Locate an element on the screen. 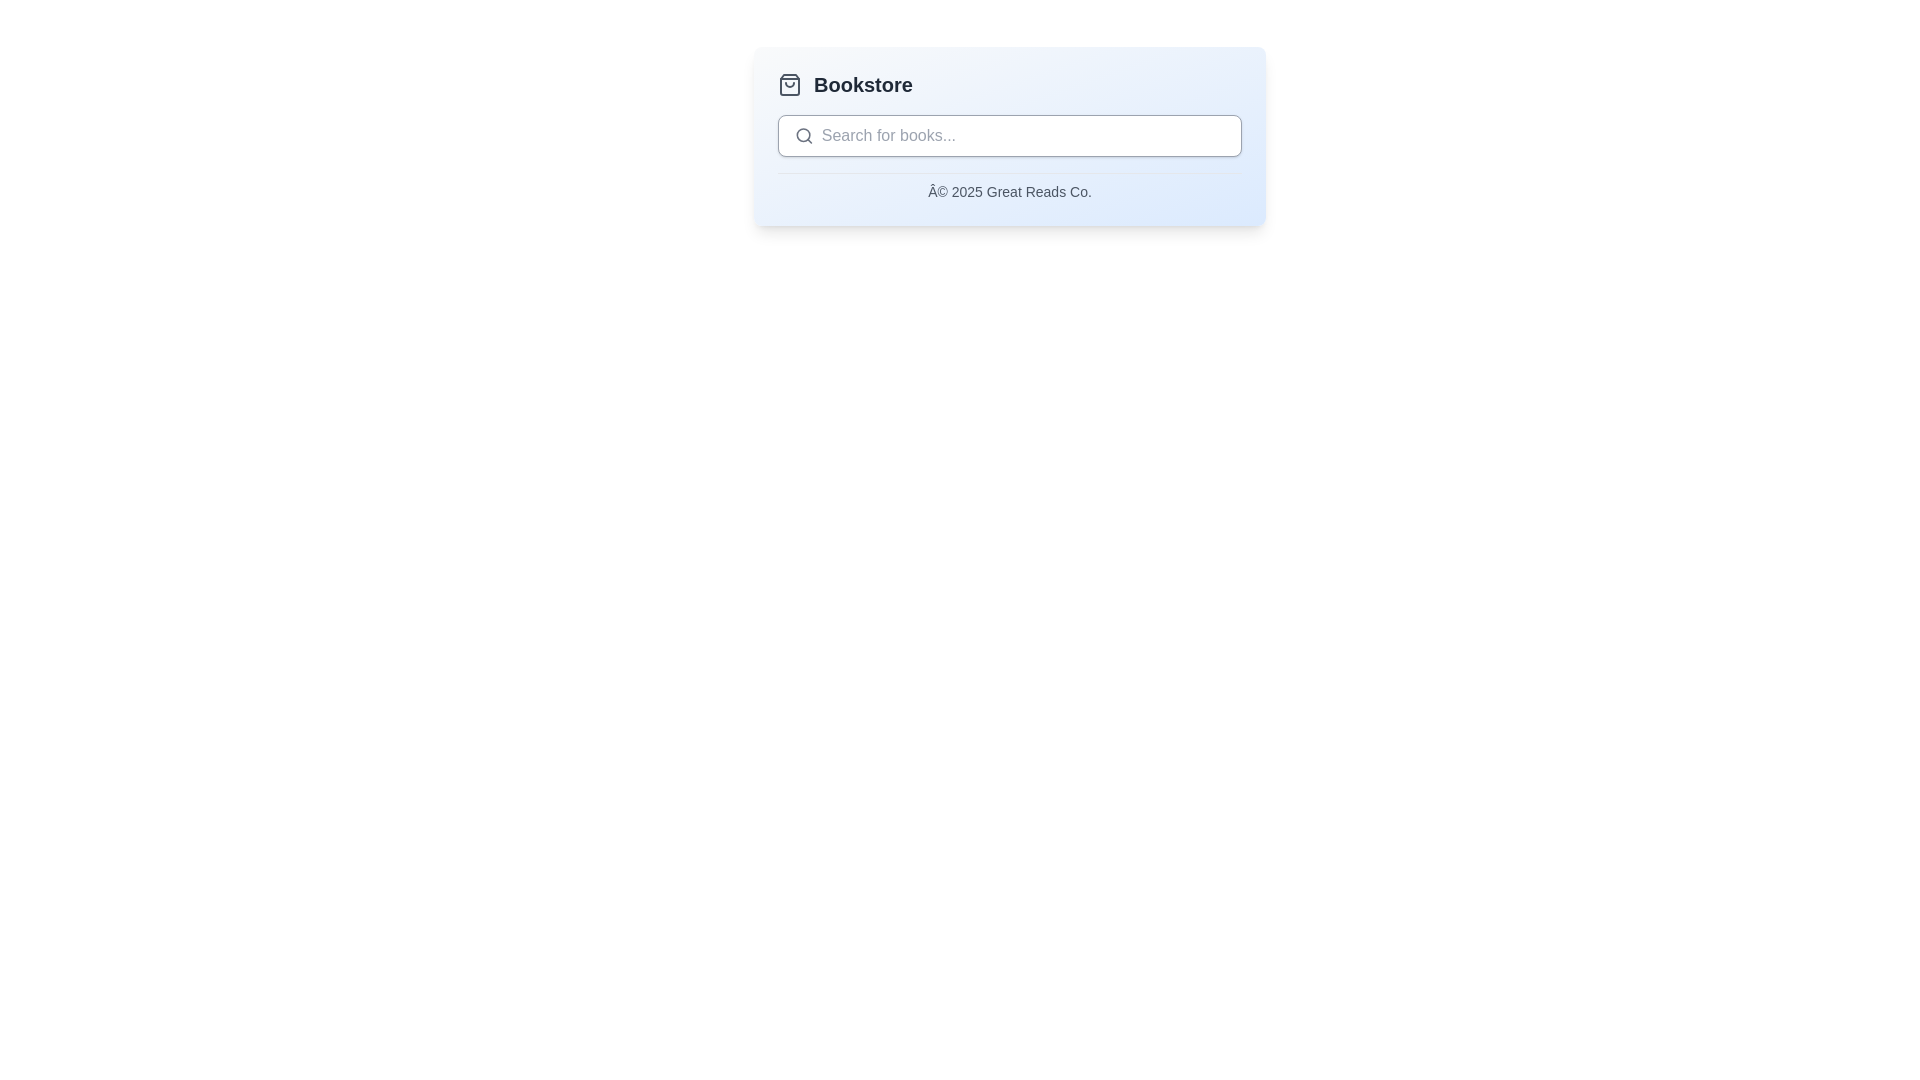 The image size is (1920, 1080). shopping bag icon located to the left of the bold 'Bookstore' text, which has a gray outline and a box-shaped base with a handle on top is located at coordinates (789, 83).